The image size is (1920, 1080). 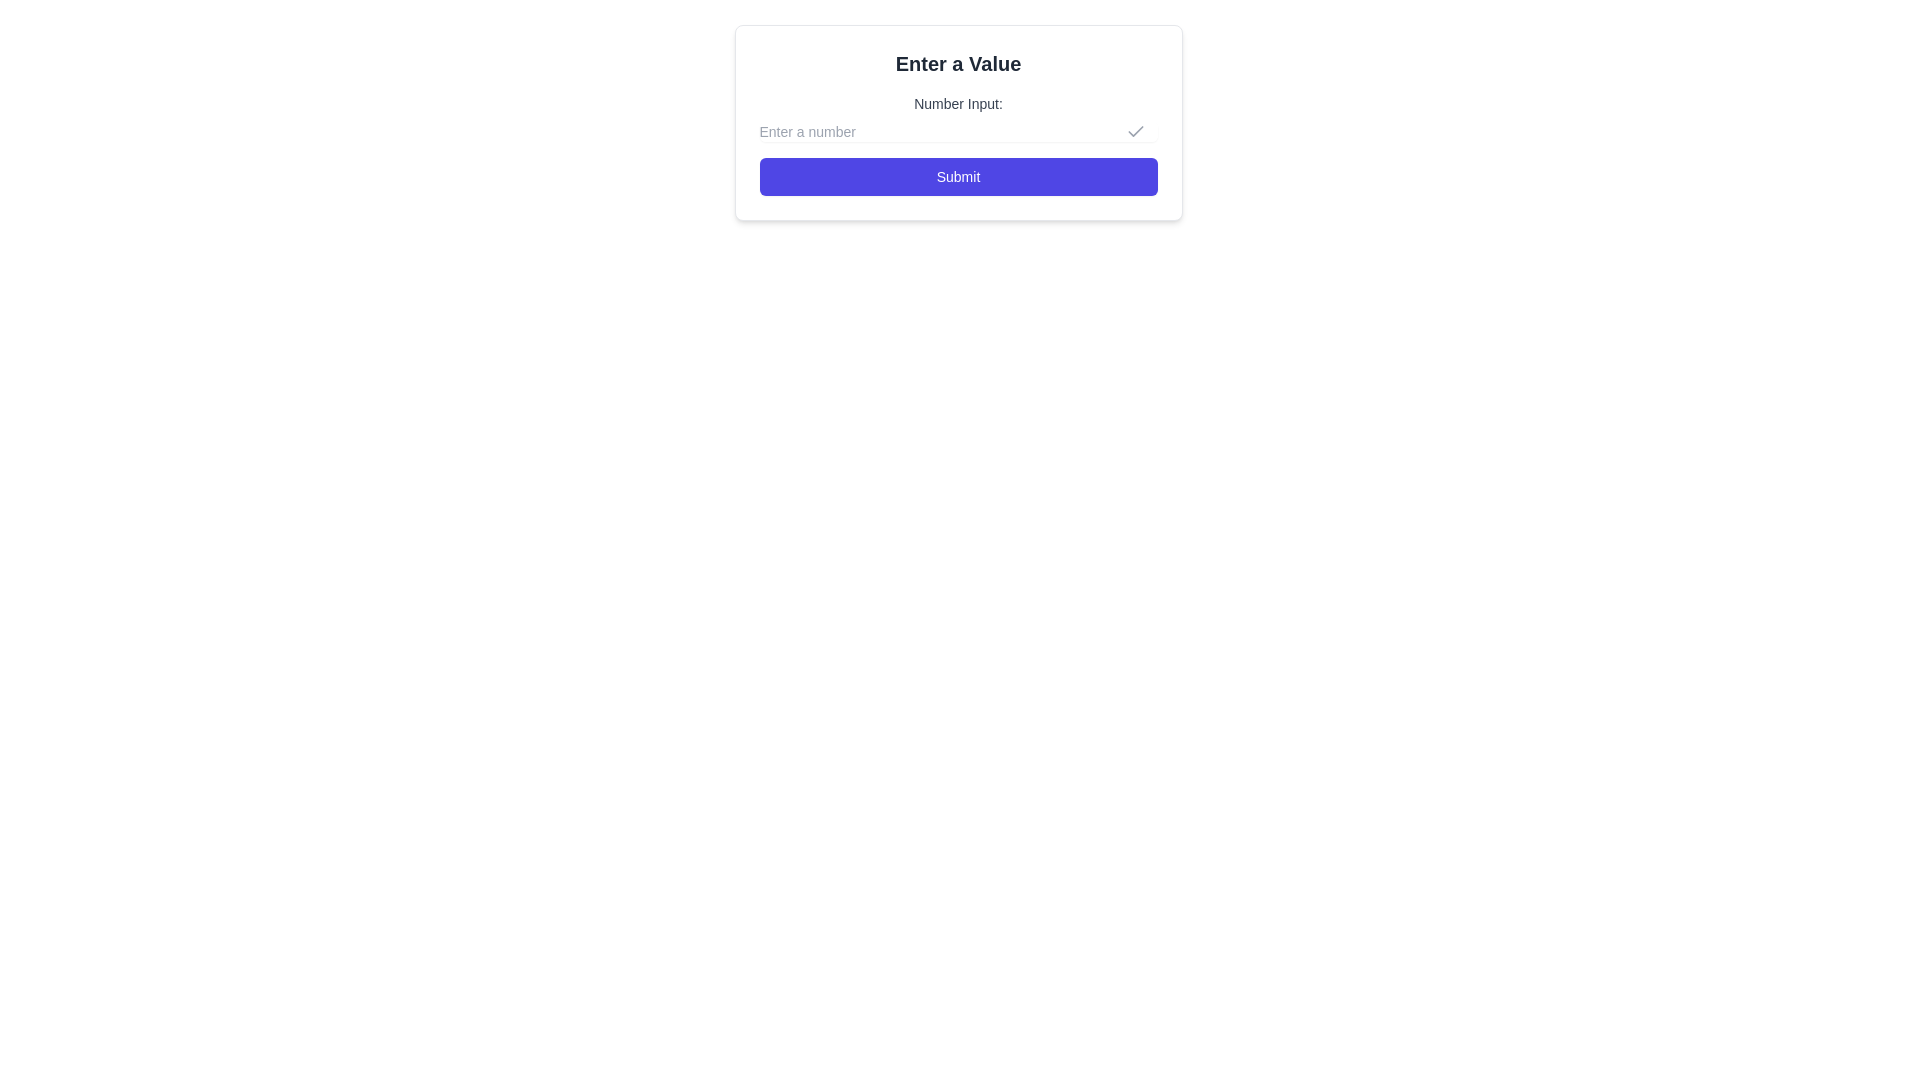 What do you see at coordinates (957, 176) in the screenshot?
I see `the 'Submit' button located directly below the 'Number Input:' field` at bounding box center [957, 176].